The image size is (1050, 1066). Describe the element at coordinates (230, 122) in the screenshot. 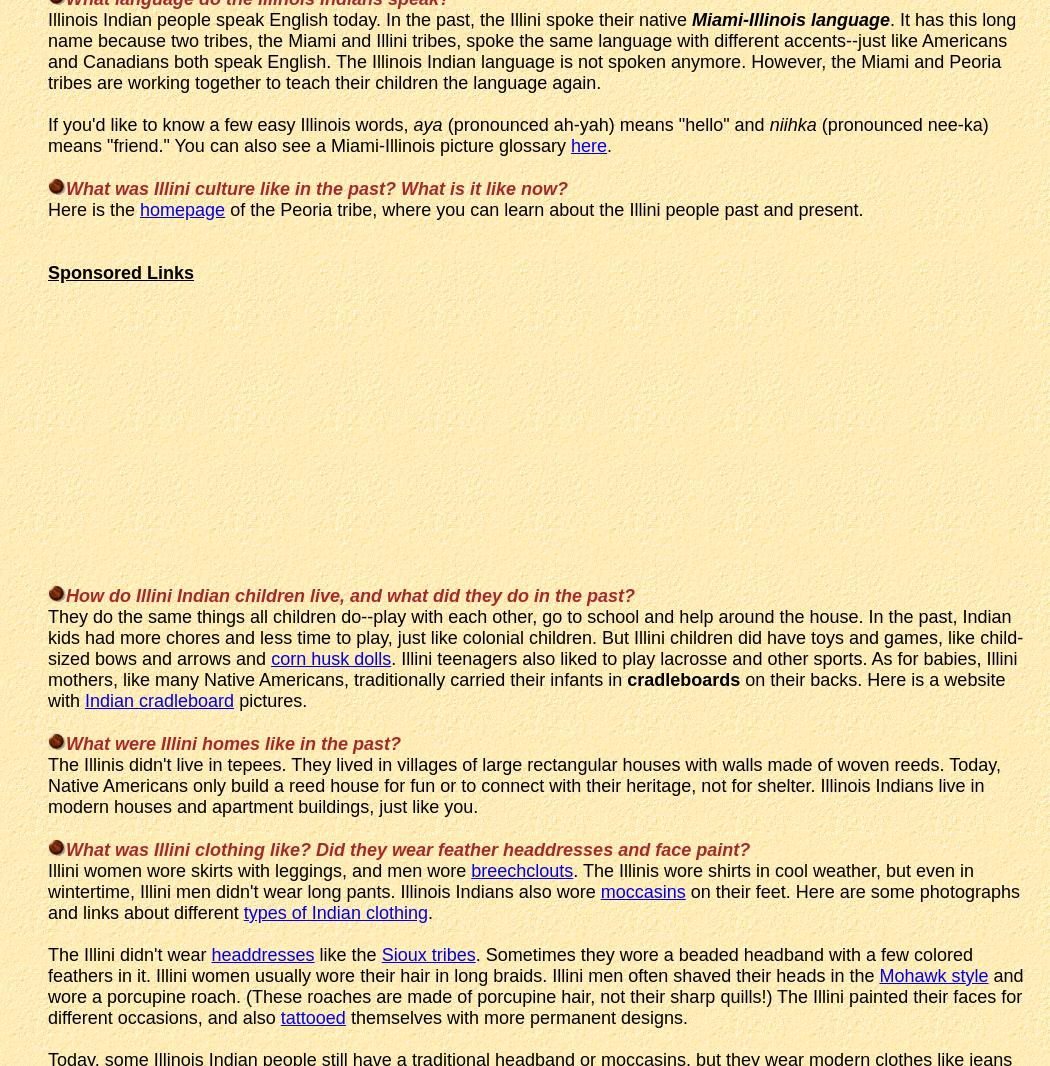

I see `'If you'd like to know a few easy Illinois words,'` at that location.